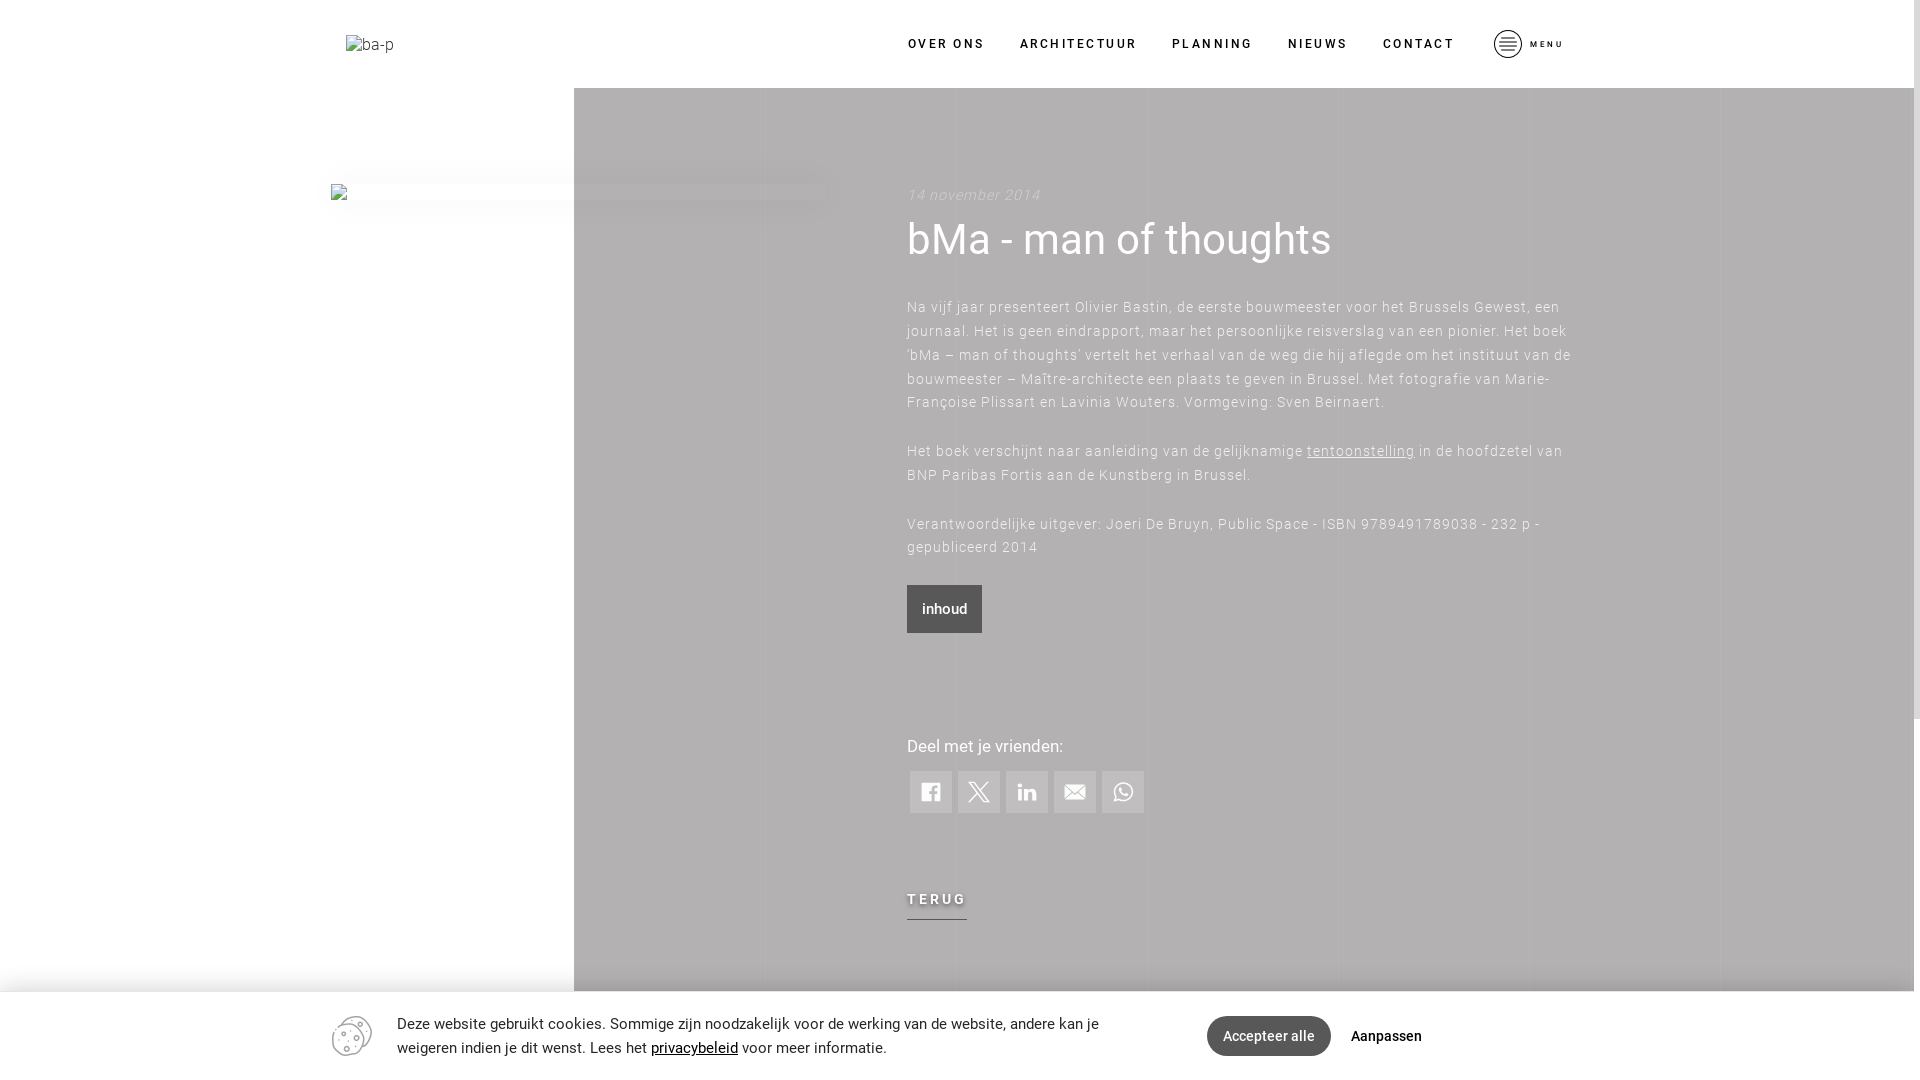 The height and width of the screenshot is (1080, 1920). I want to click on 'ba-p', so click(369, 43).